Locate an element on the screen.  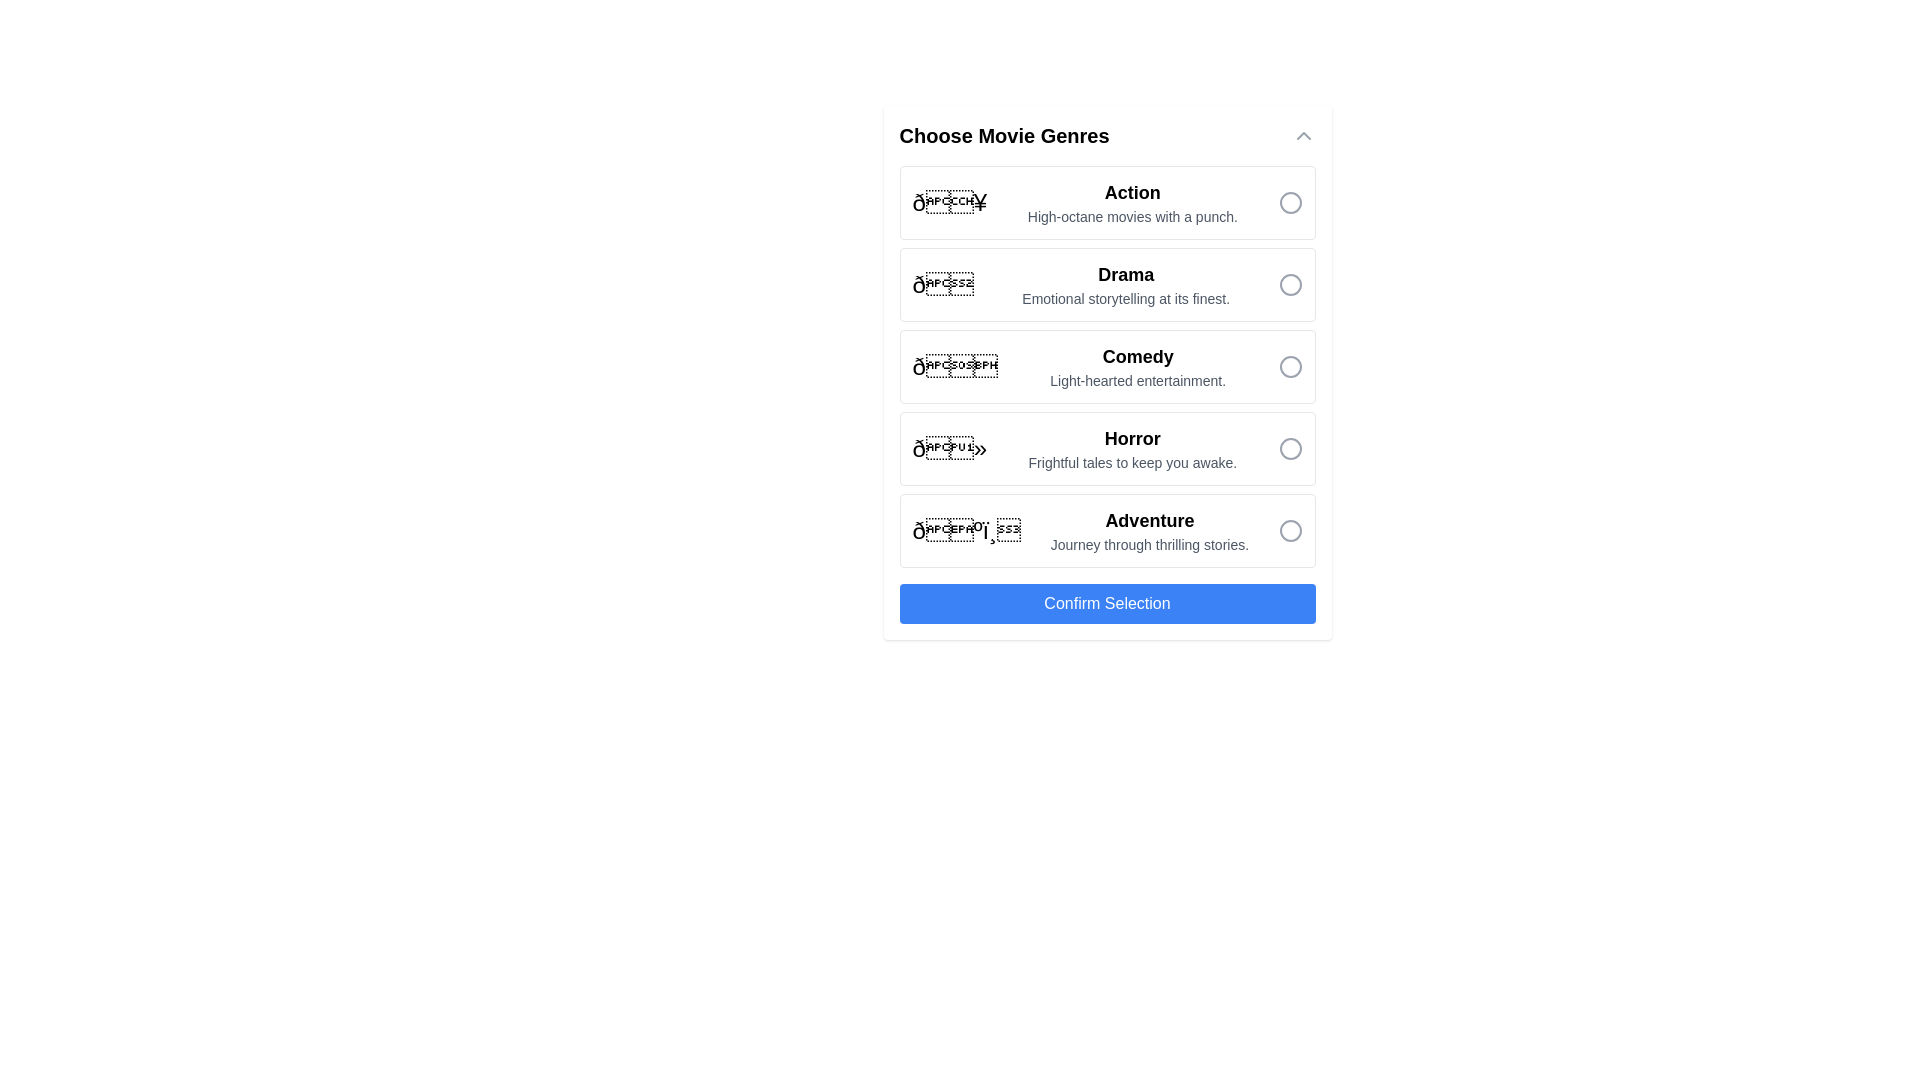
the text label that reads 'Choose Movie Genres', which is prominently displayed in bold, large black font on a white background, located centrally above a list of selectable movie genres is located at coordinates (1004, 135).